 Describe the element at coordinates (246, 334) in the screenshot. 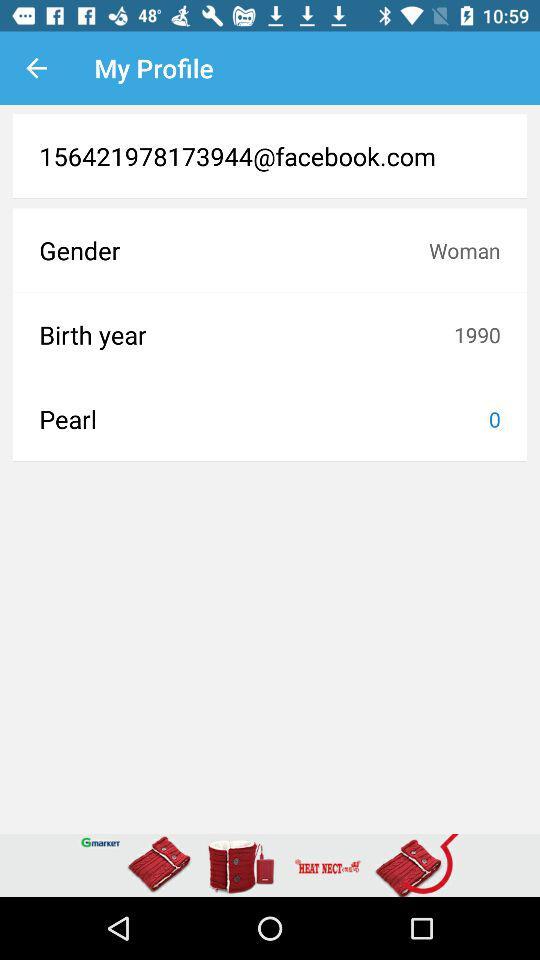

I see `the birth year item` at that location.